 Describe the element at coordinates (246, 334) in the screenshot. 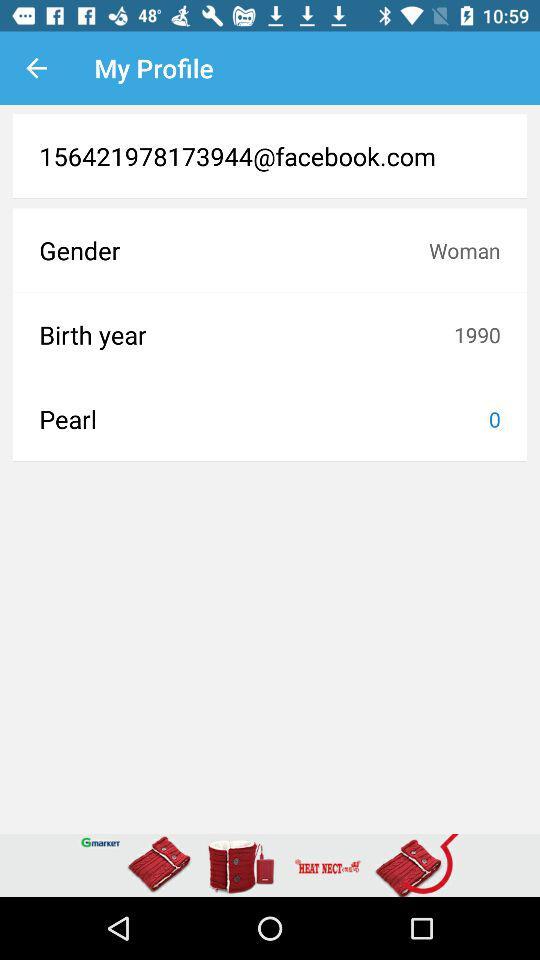

I see `the birth year item` at that location.